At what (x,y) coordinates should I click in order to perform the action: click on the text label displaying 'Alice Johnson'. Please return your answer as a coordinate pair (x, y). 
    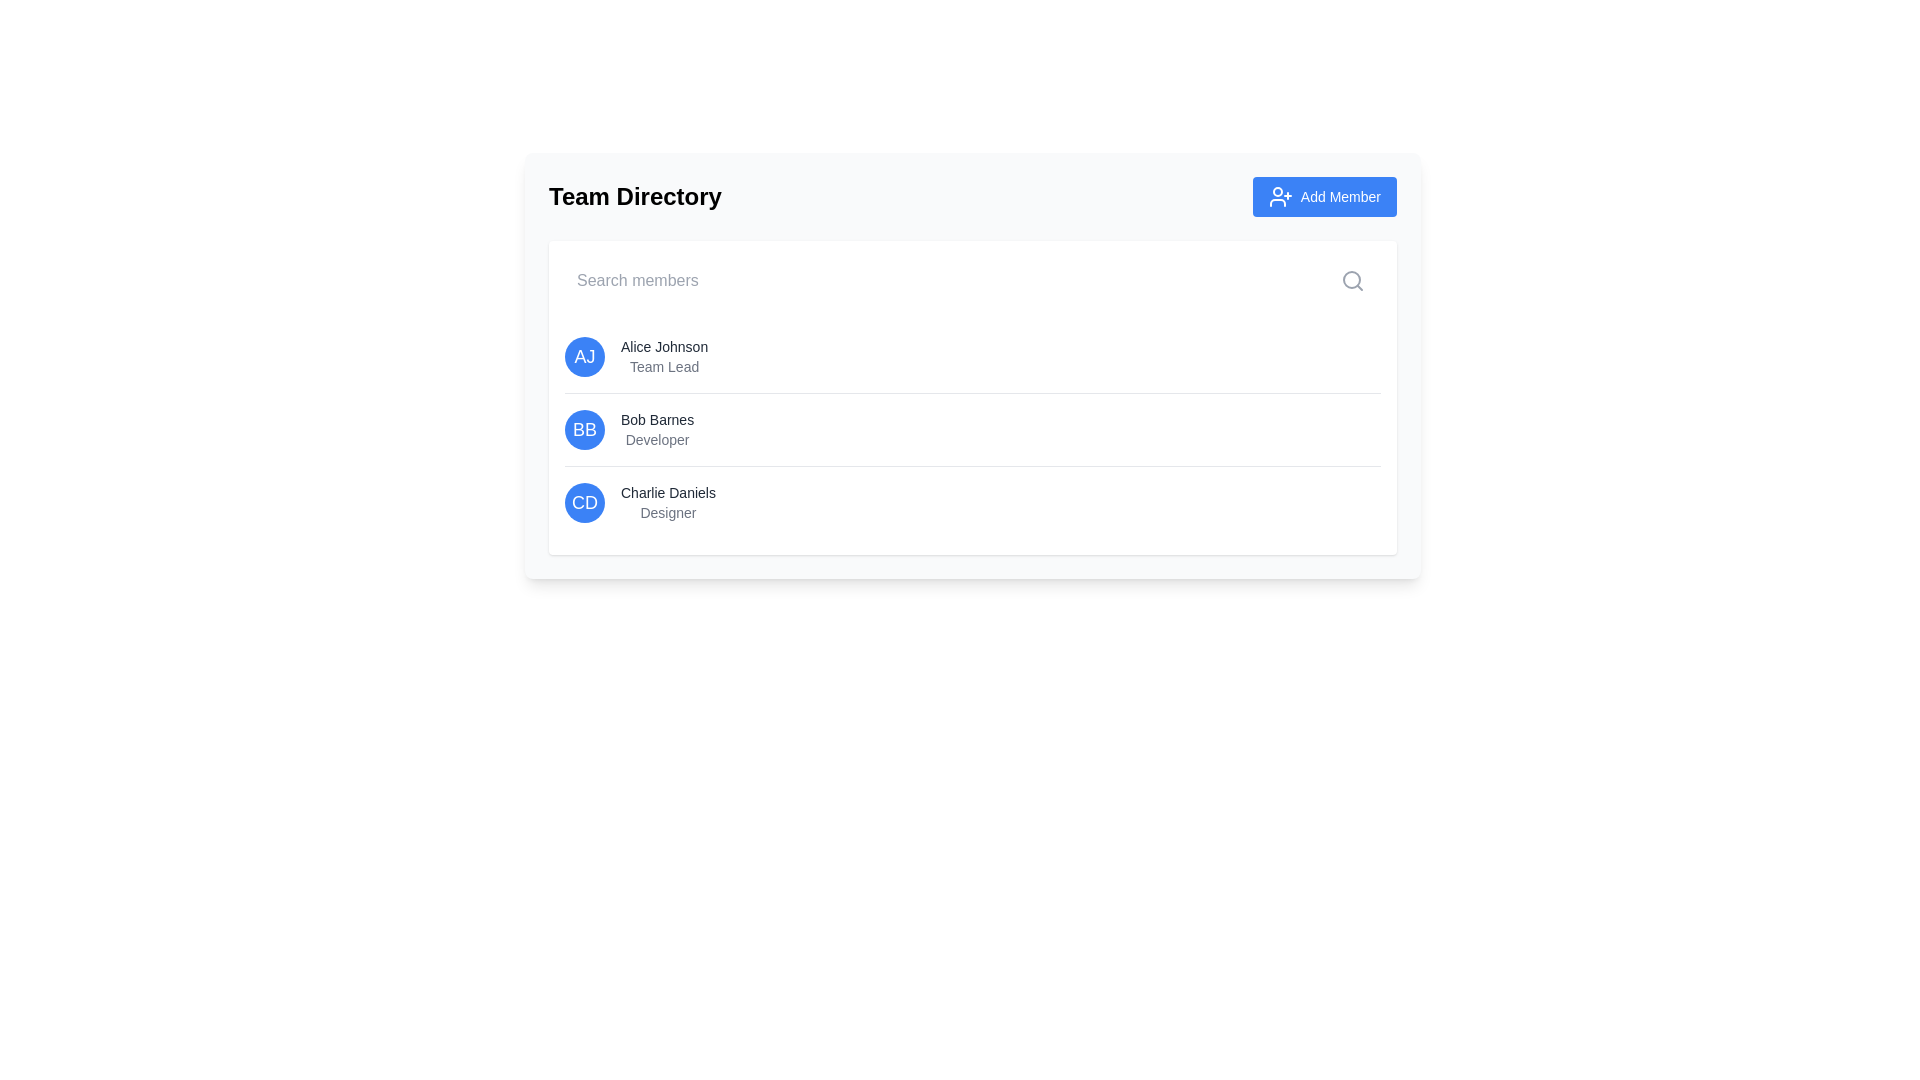
    Looking at the image, I should click on (664, 346).